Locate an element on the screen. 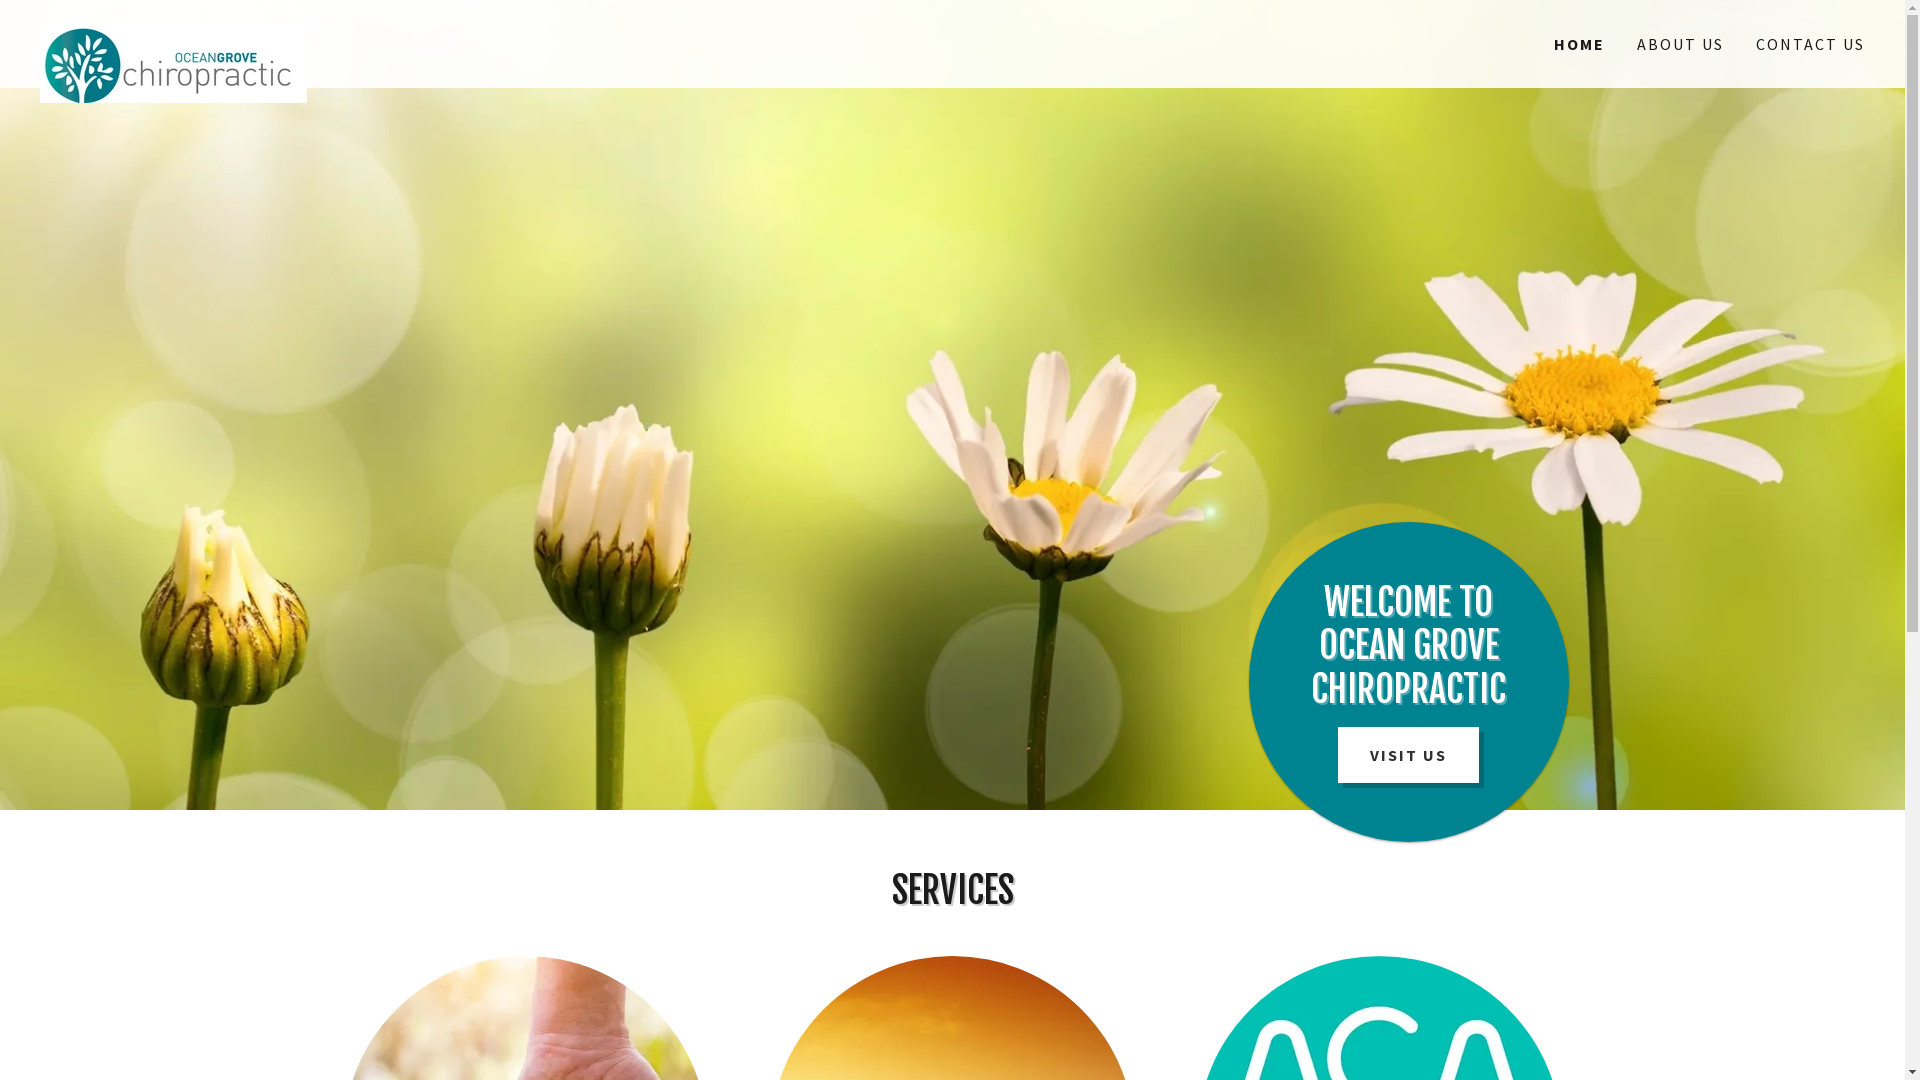 This screenshot has height=1080, width=1920. 'CONTACT US' is located at coordinates (1810, 43).